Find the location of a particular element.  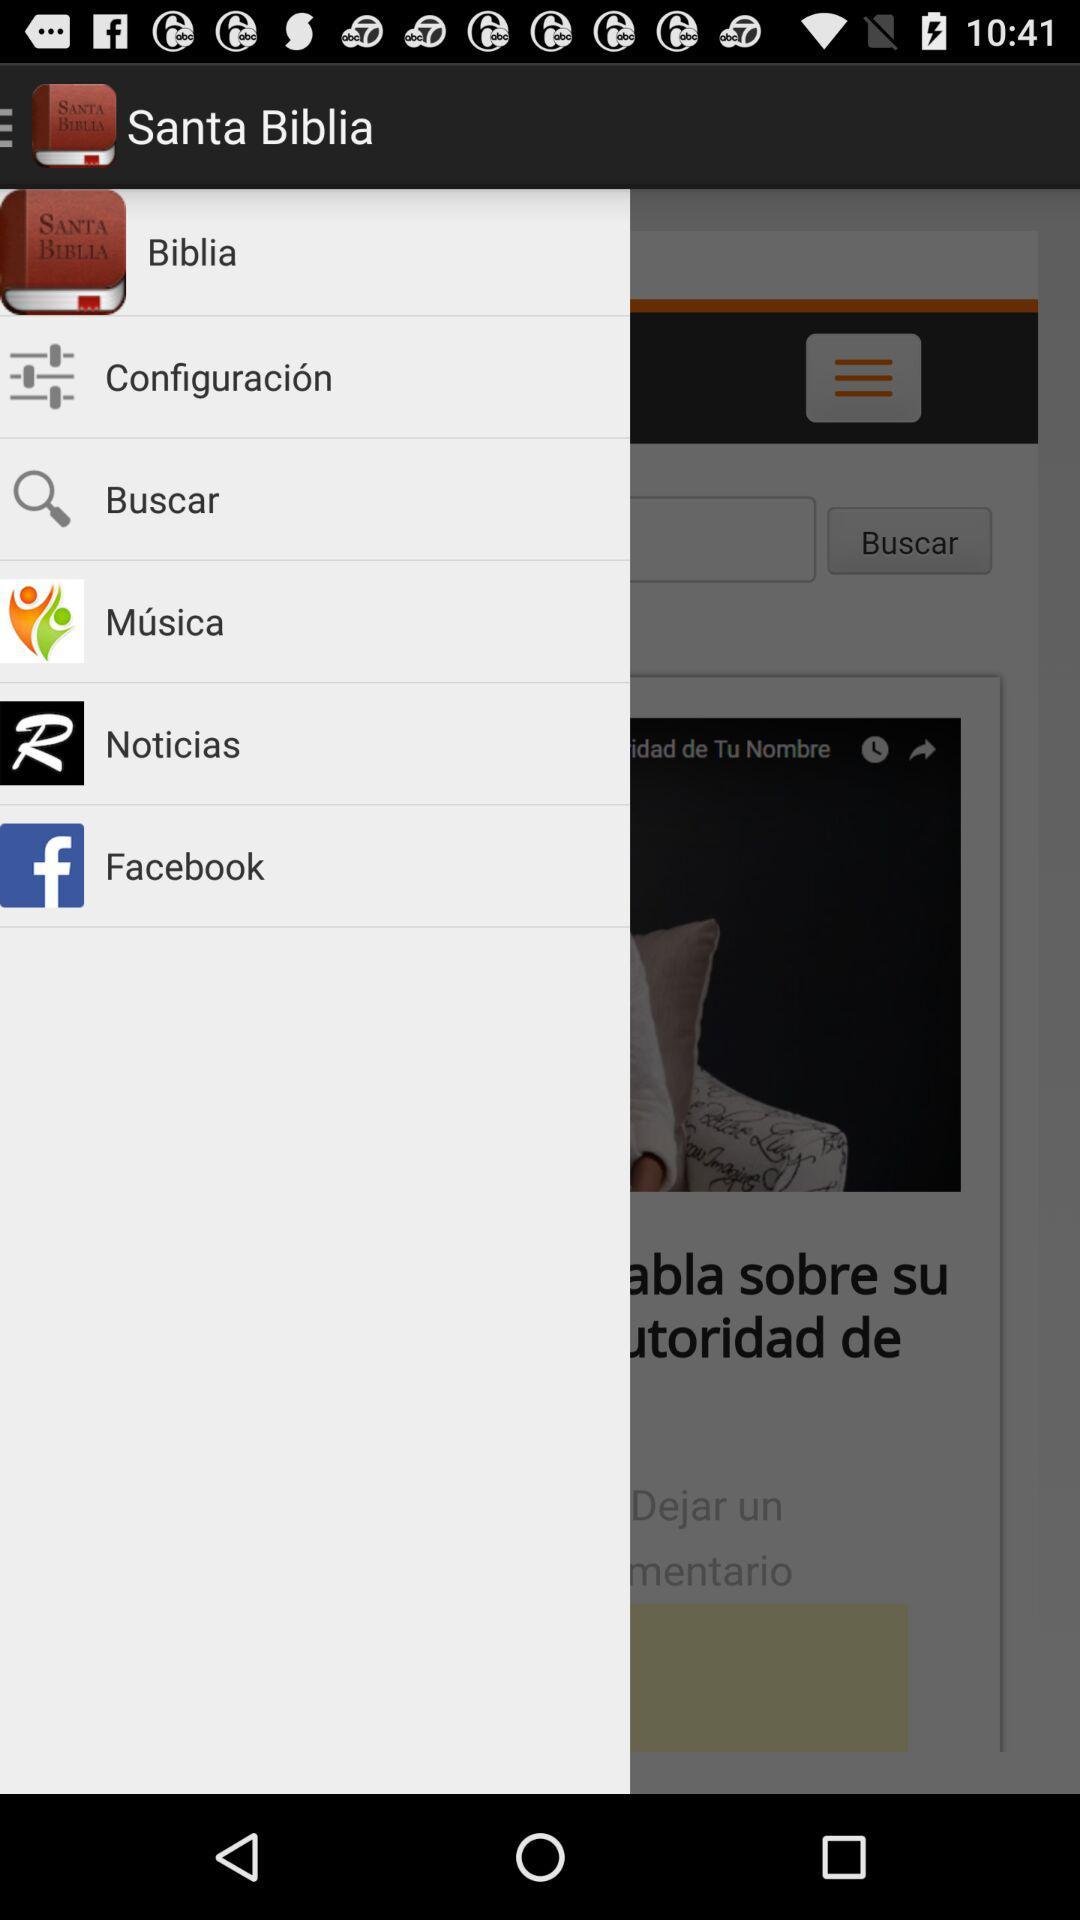

the noticias item is located at coordinates (356, 742).